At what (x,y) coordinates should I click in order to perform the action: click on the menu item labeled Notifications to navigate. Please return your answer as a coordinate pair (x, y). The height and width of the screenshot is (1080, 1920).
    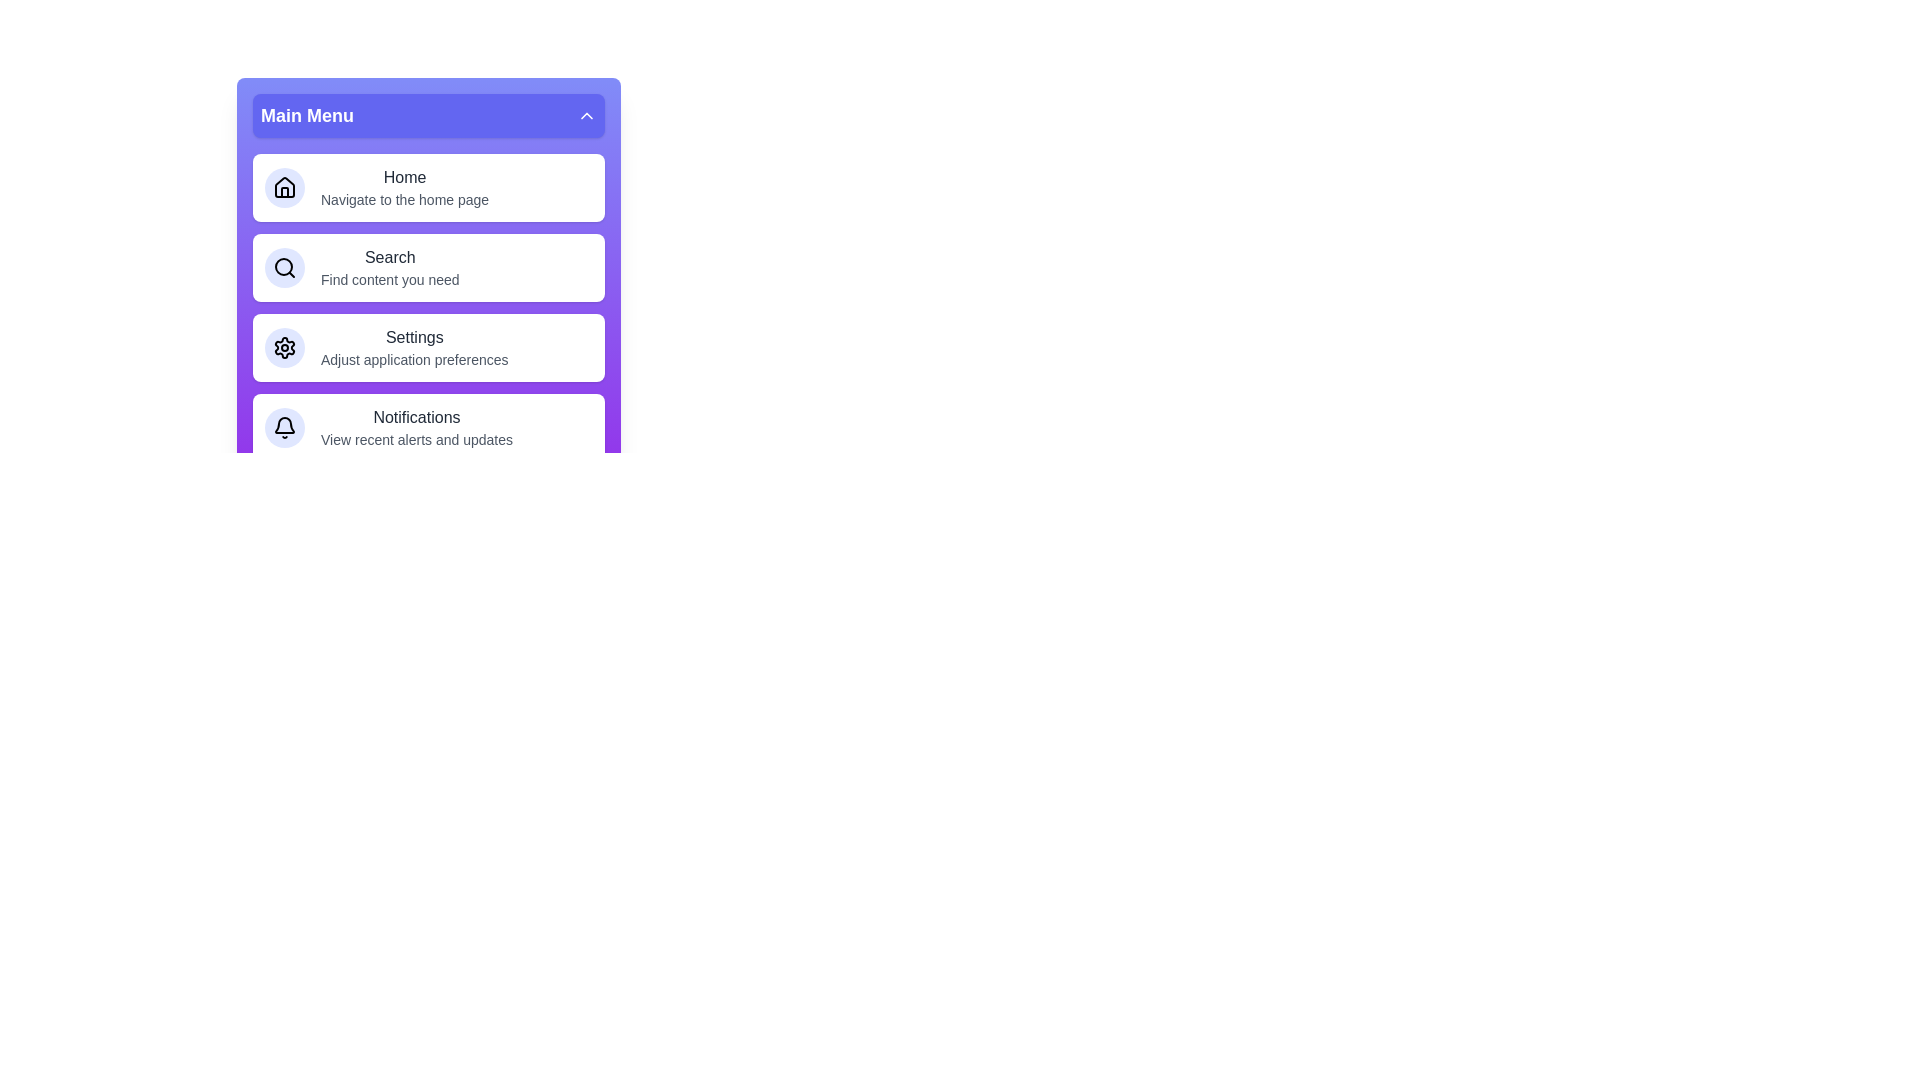
    Looking at the image, I should click on (427, 427).